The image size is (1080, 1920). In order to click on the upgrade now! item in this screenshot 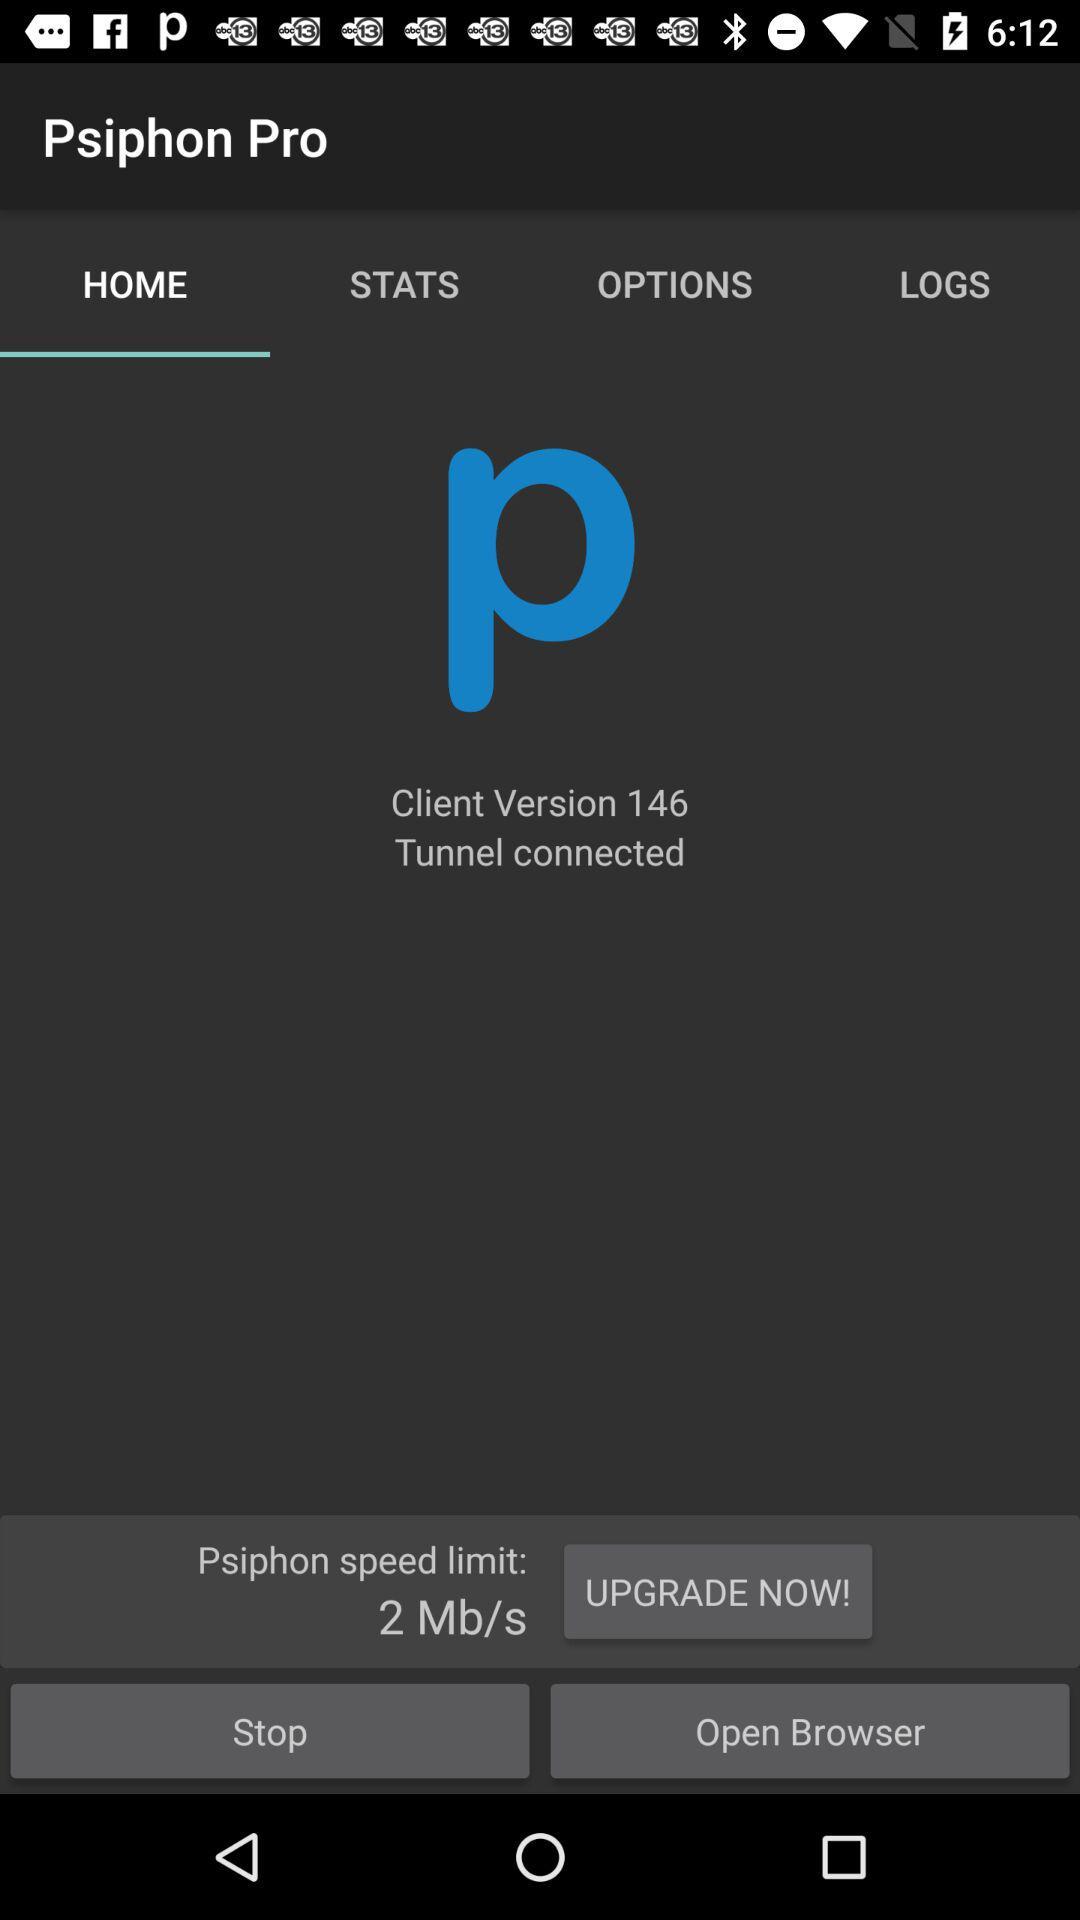, I will do `click(717, 1590)`.